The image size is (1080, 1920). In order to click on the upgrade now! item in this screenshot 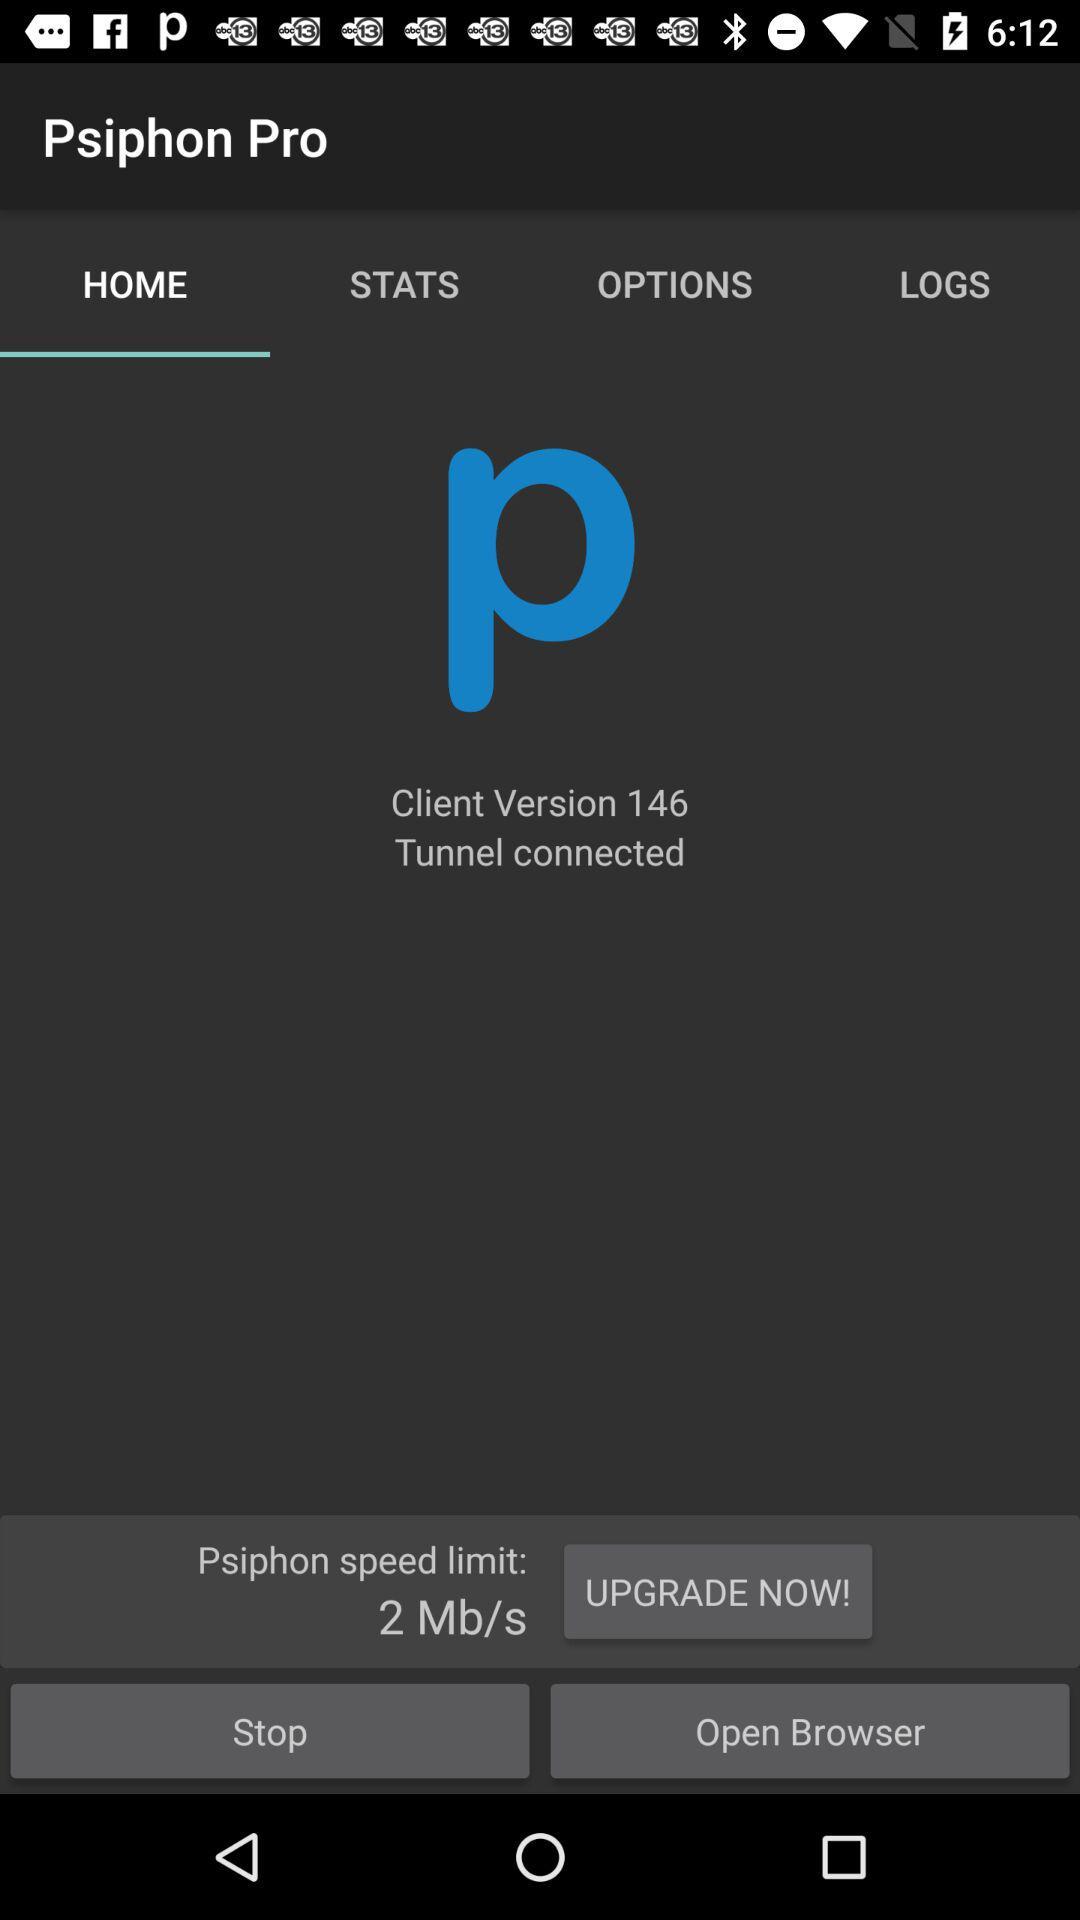, I will do `click(717, 1590)`.